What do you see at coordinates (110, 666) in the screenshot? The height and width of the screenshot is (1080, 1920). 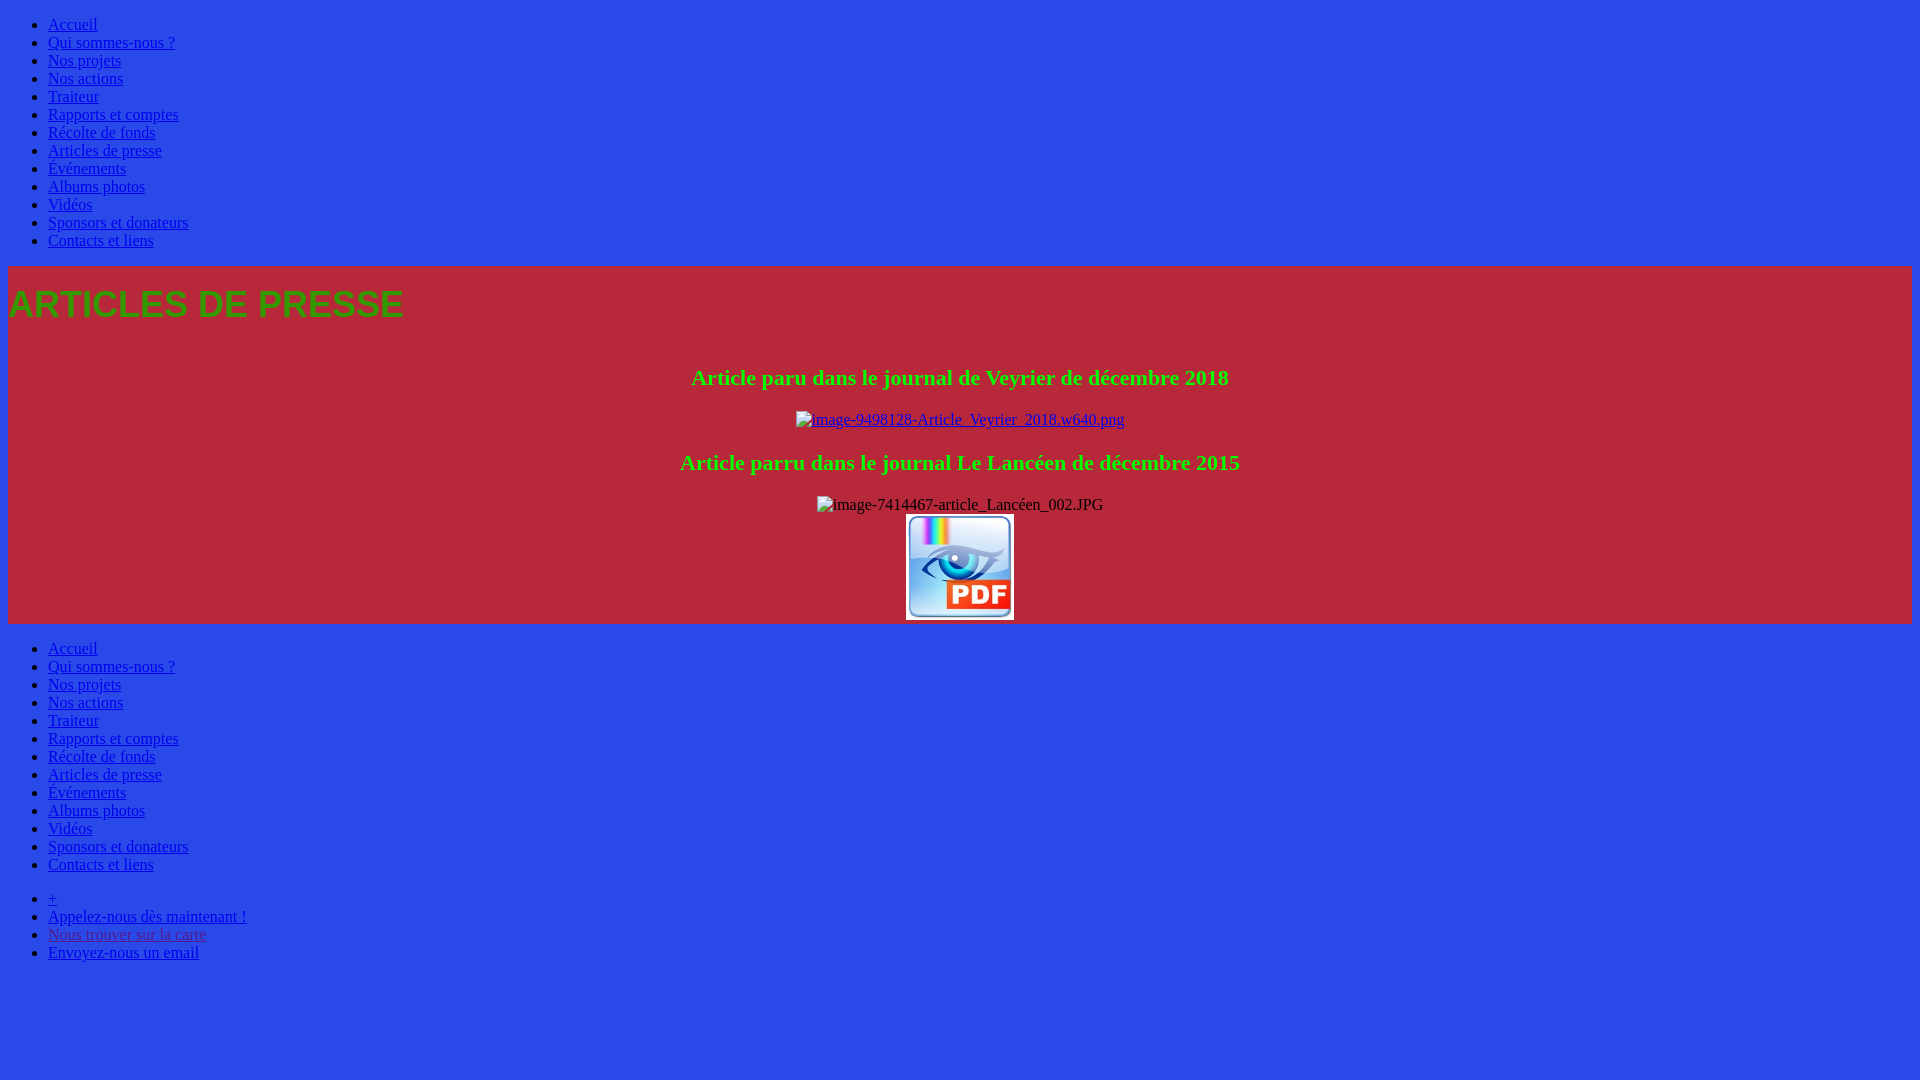 I see `'Qui sommes-nous ?'` at bounding box center [110, 666].